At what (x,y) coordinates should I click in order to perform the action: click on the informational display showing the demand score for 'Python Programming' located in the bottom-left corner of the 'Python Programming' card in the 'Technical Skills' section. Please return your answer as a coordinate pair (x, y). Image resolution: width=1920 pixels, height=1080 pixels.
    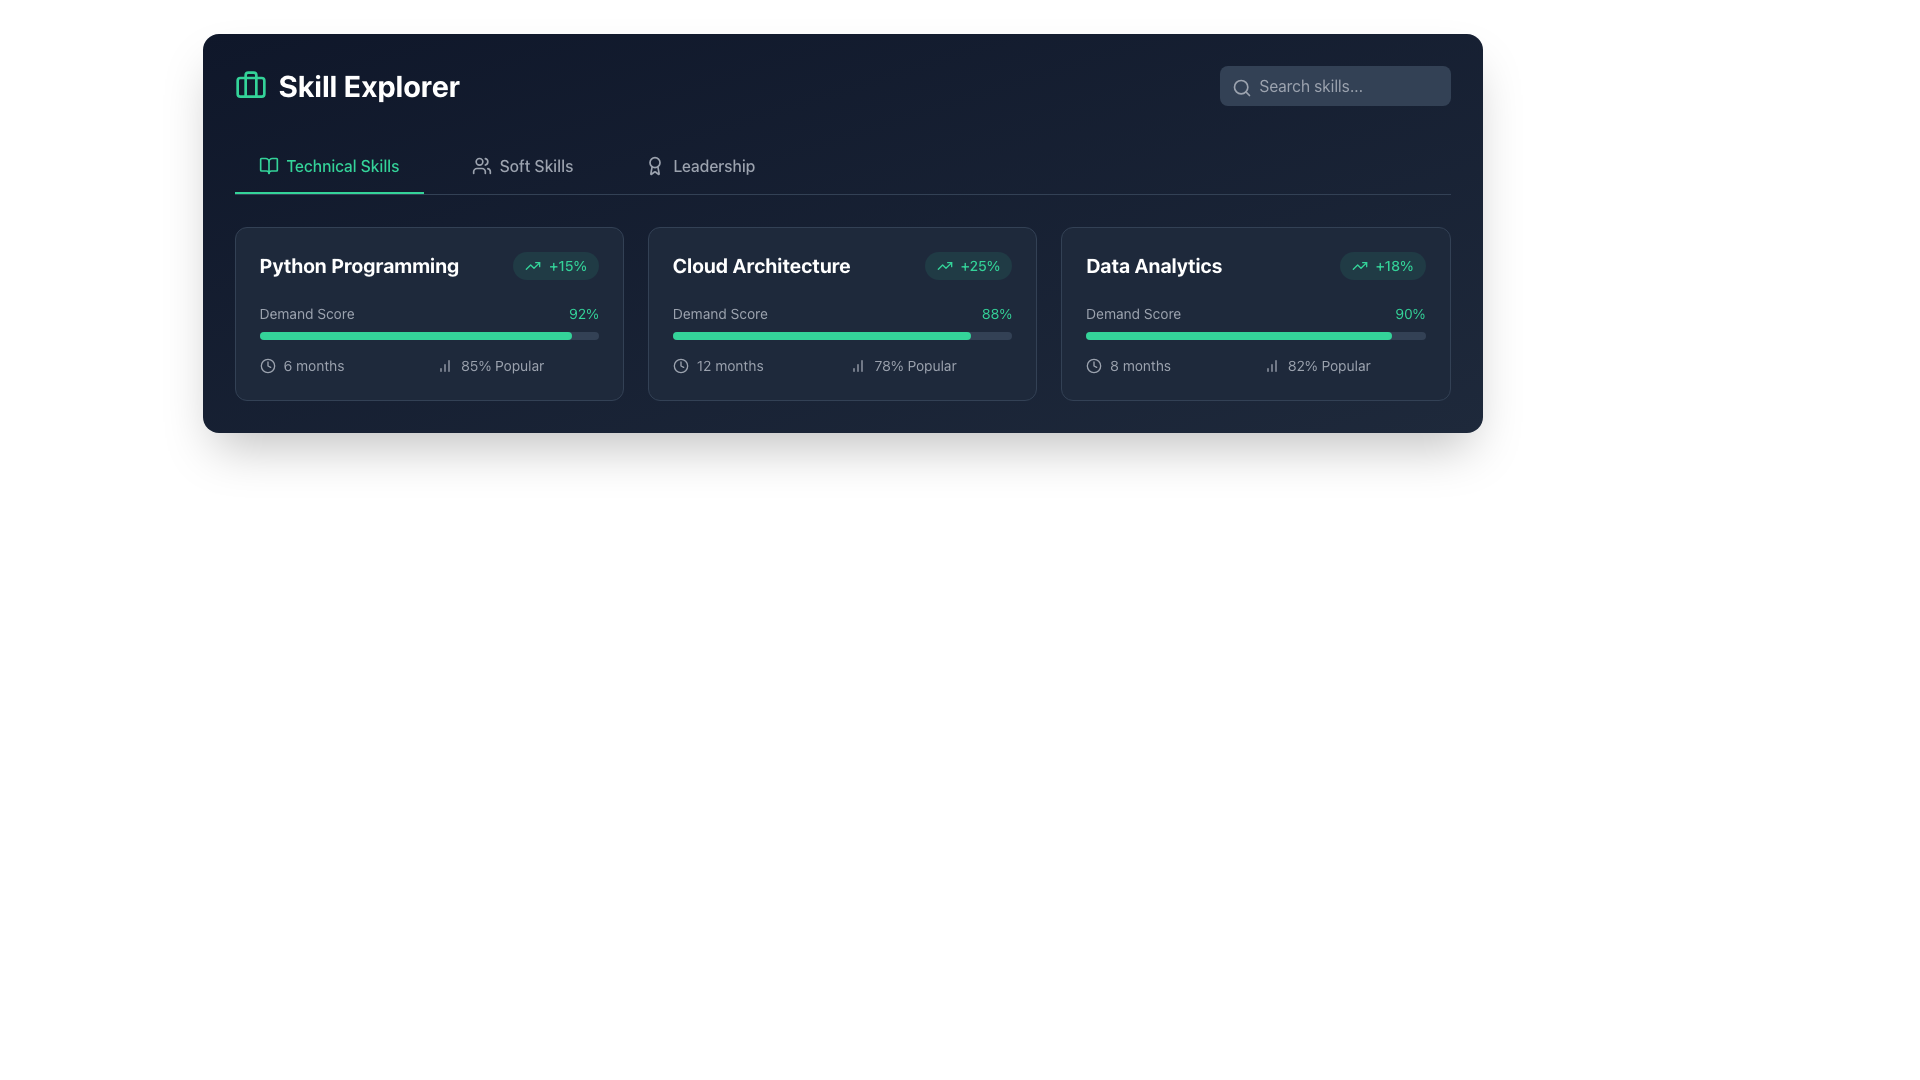
    Looking at the image, I should click on (428, 320).